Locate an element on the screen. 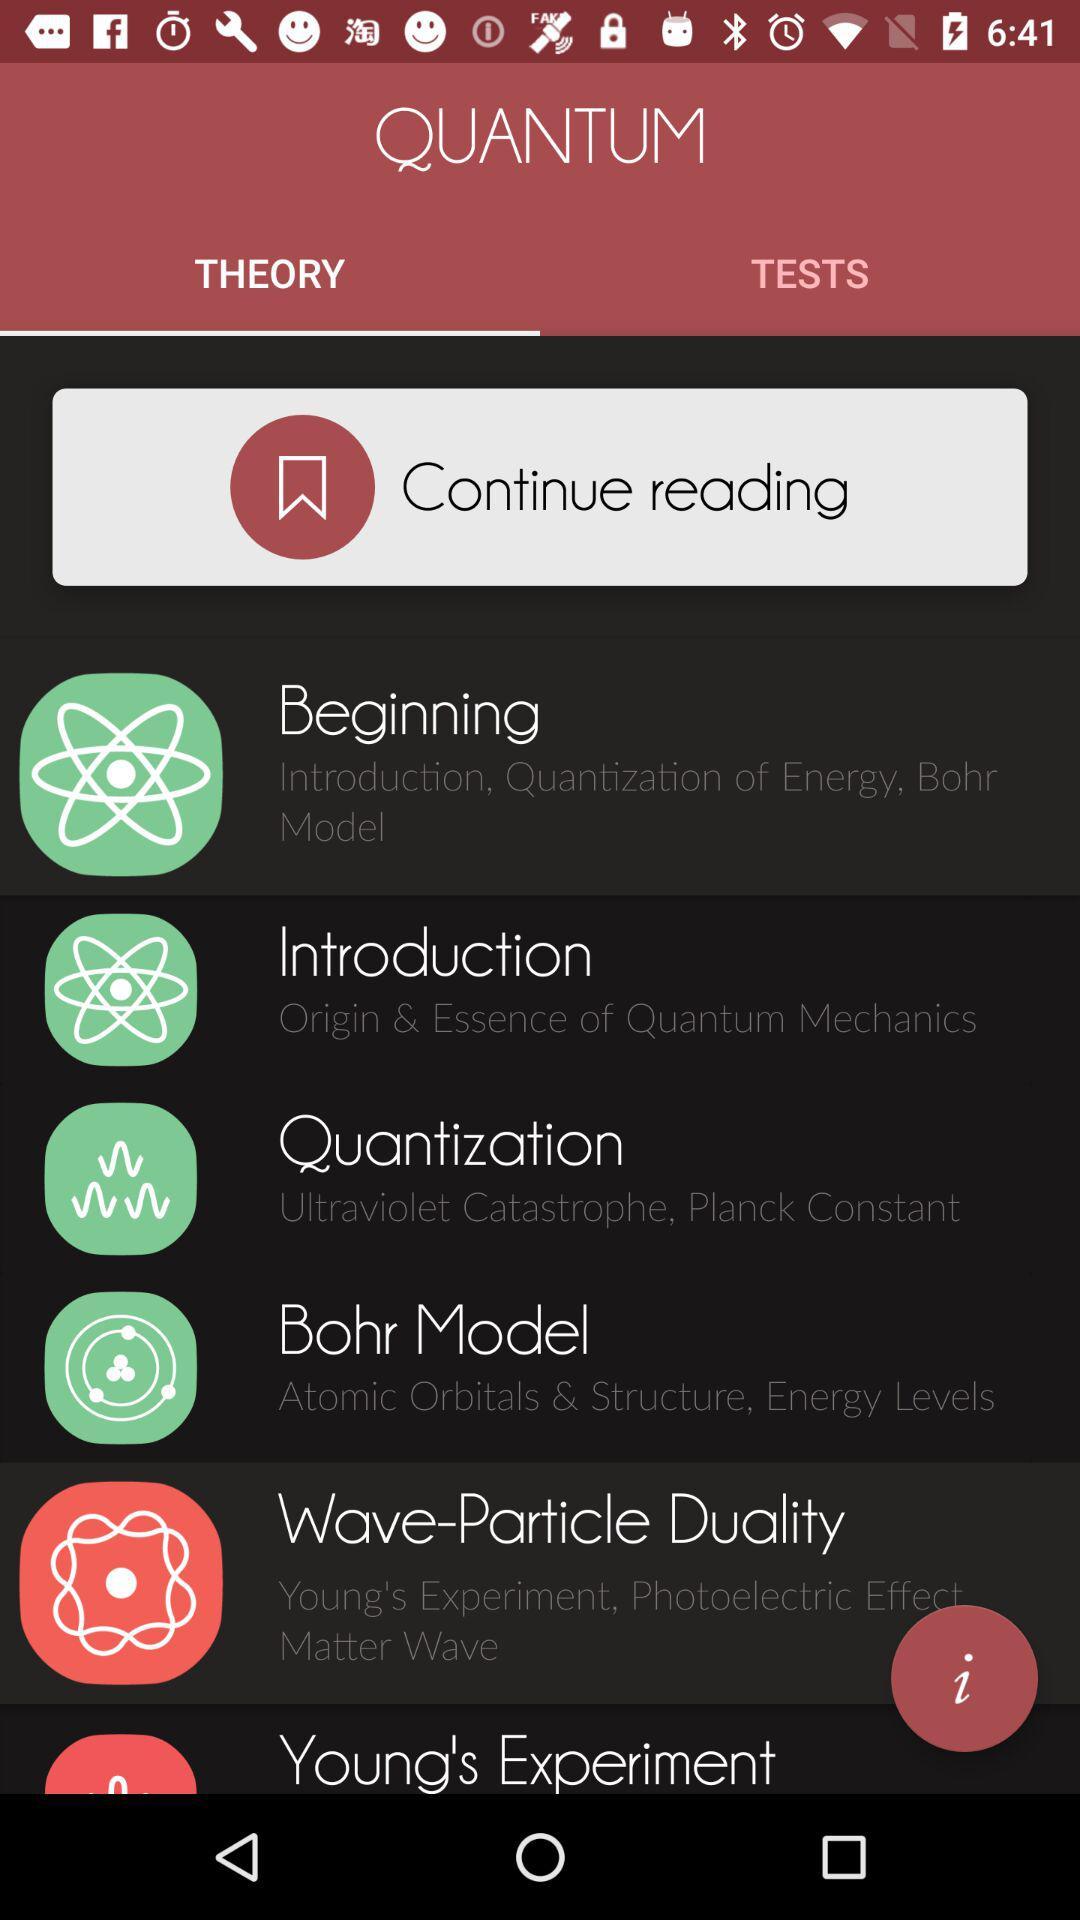  this button takes me to an information page is located at coordinates (963, 1678).